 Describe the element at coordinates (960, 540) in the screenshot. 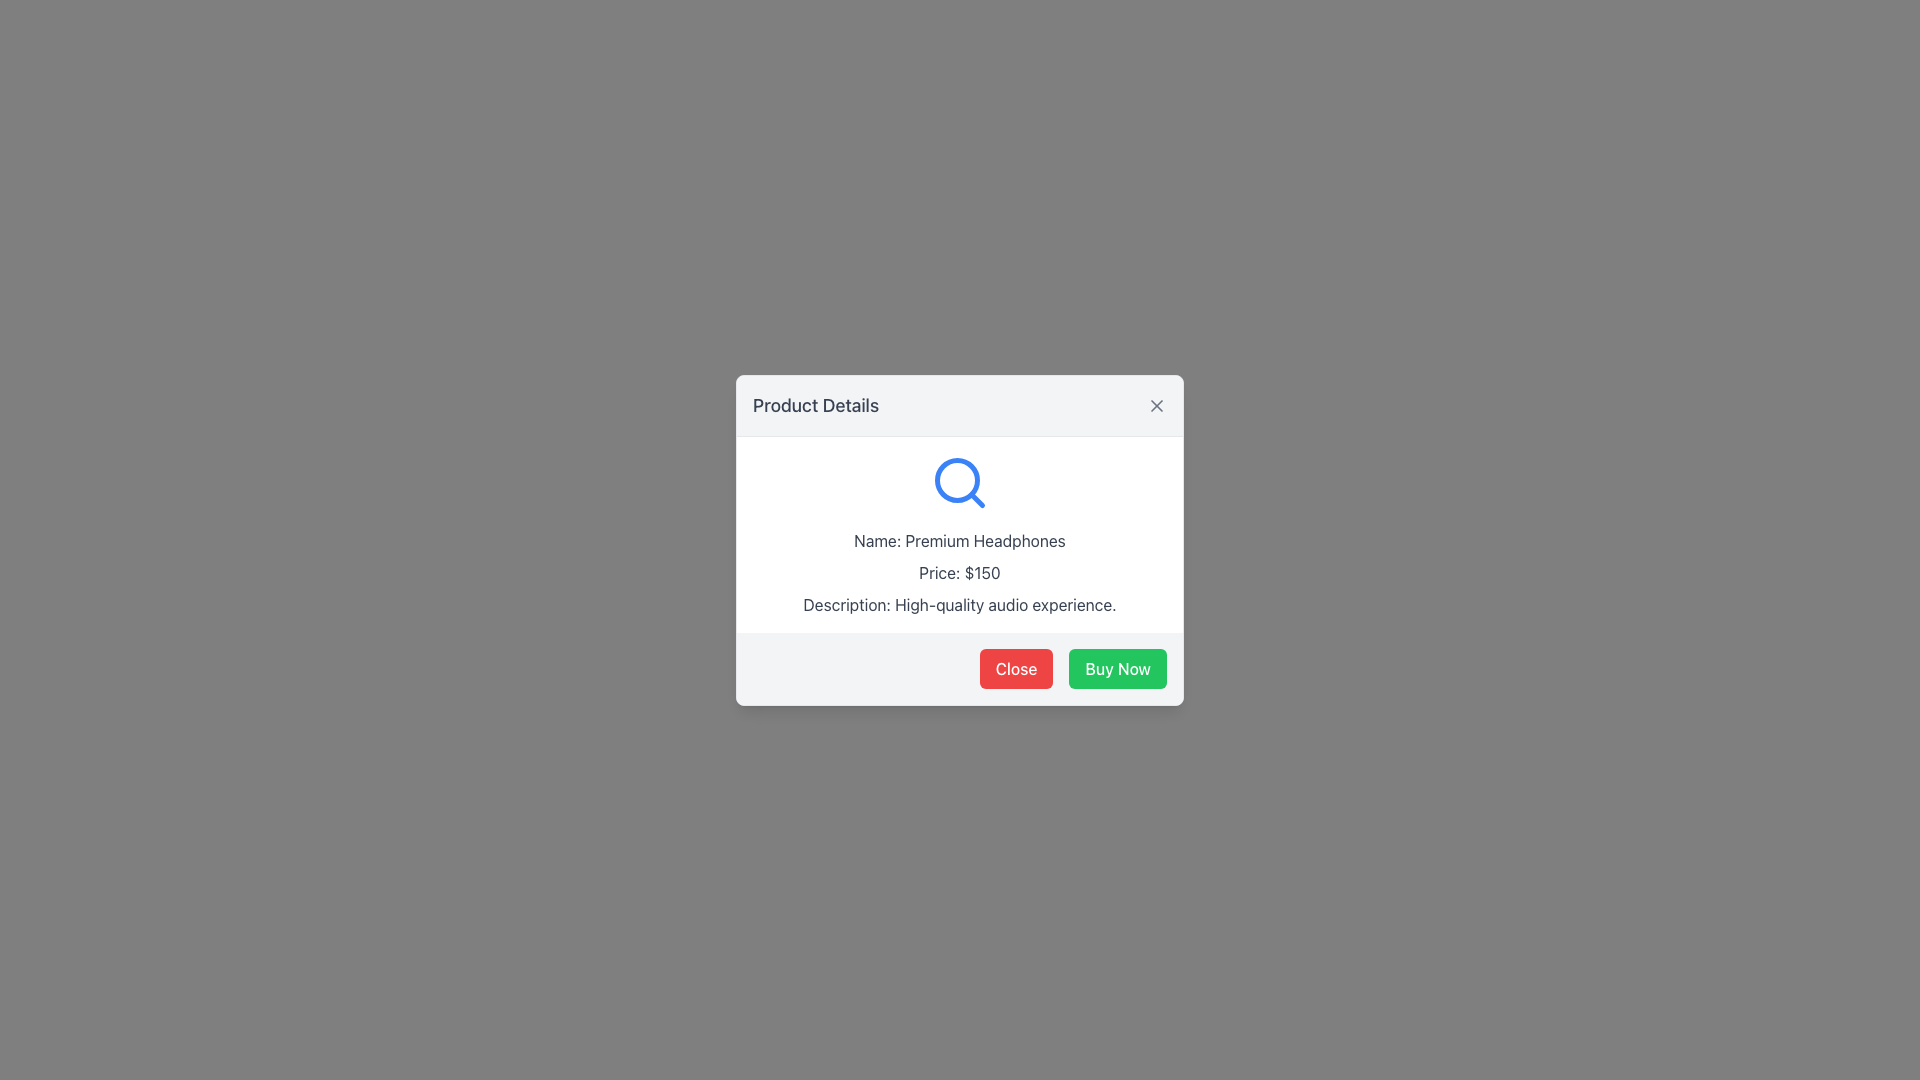

I see `the static text label indicating the product name, 'Premium Headphones', which is the first item in a vertical layout grouping with other product details` at that location.